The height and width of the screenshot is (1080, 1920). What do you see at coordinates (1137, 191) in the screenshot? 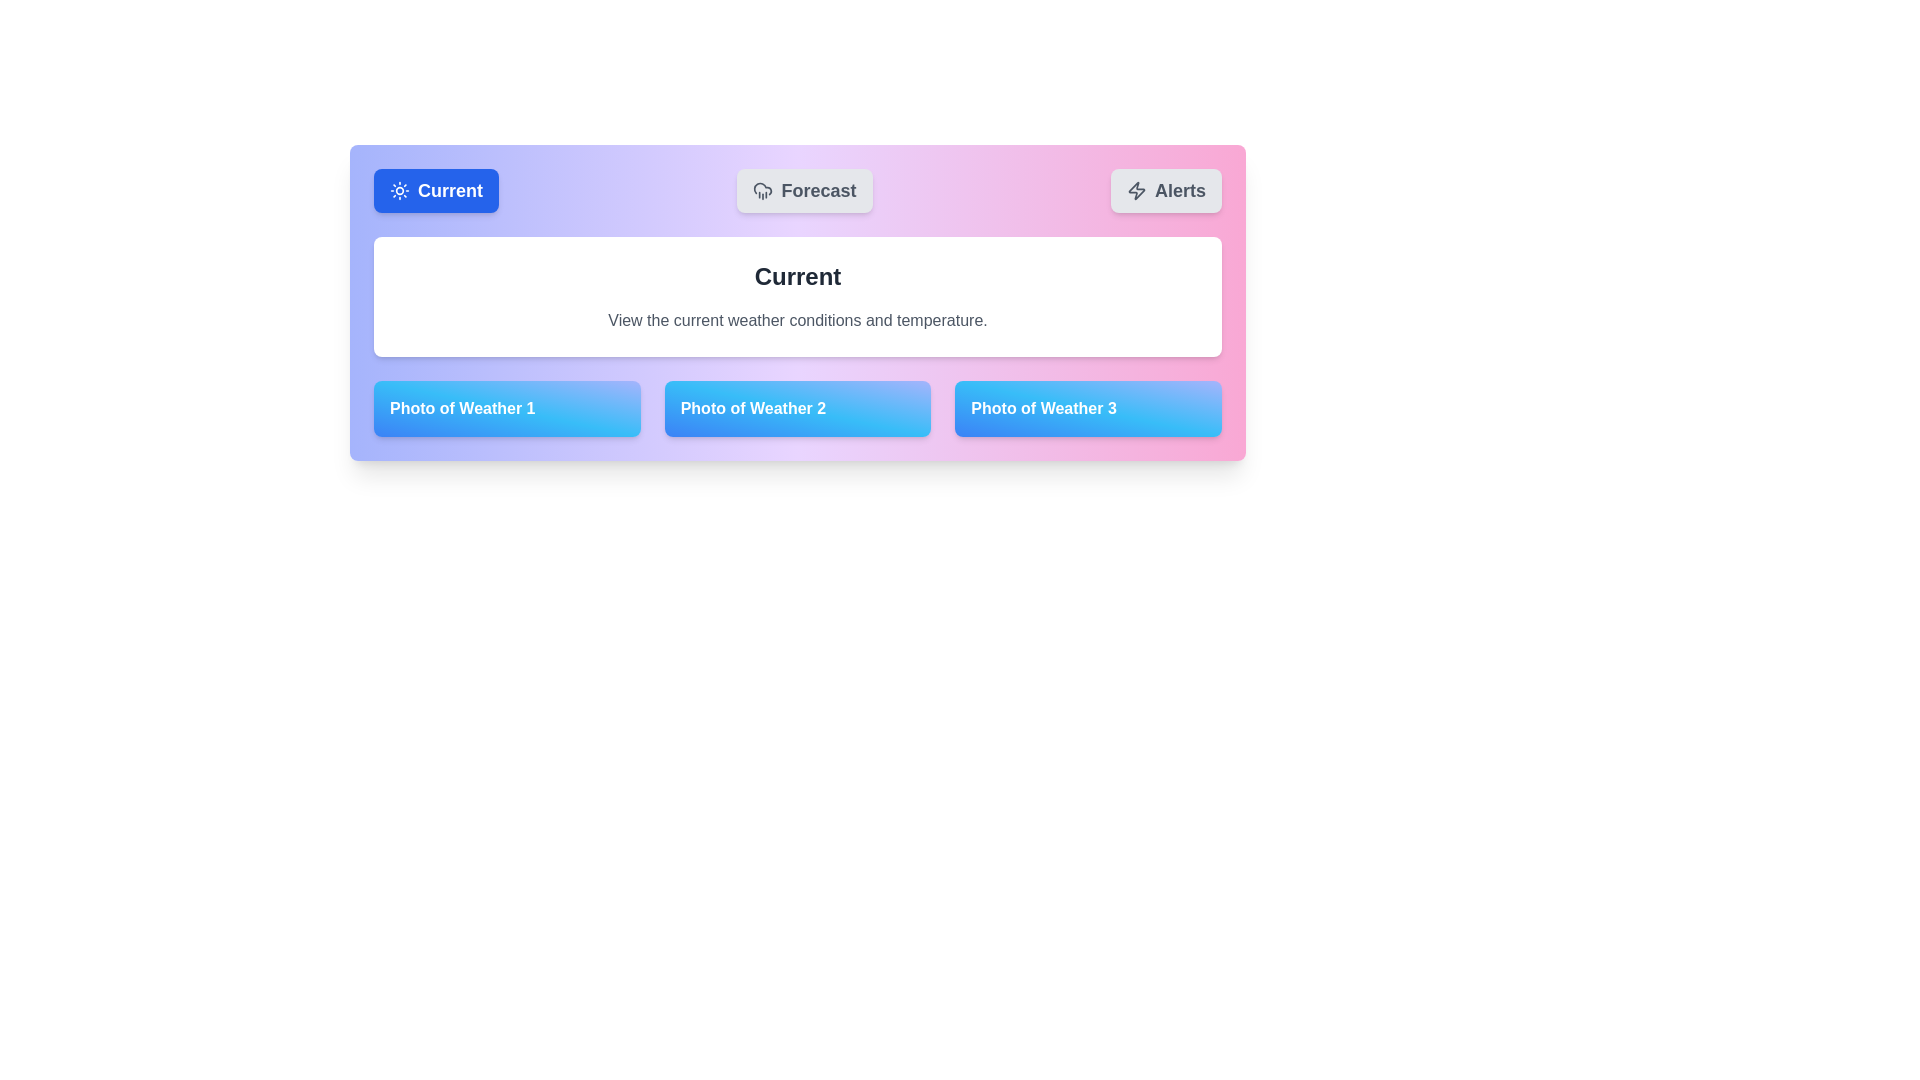
I see `the lightning bolt icon that is part of the 'Alerts' button, located in the top right corner of the interface` at bounding box center [1137, 191].